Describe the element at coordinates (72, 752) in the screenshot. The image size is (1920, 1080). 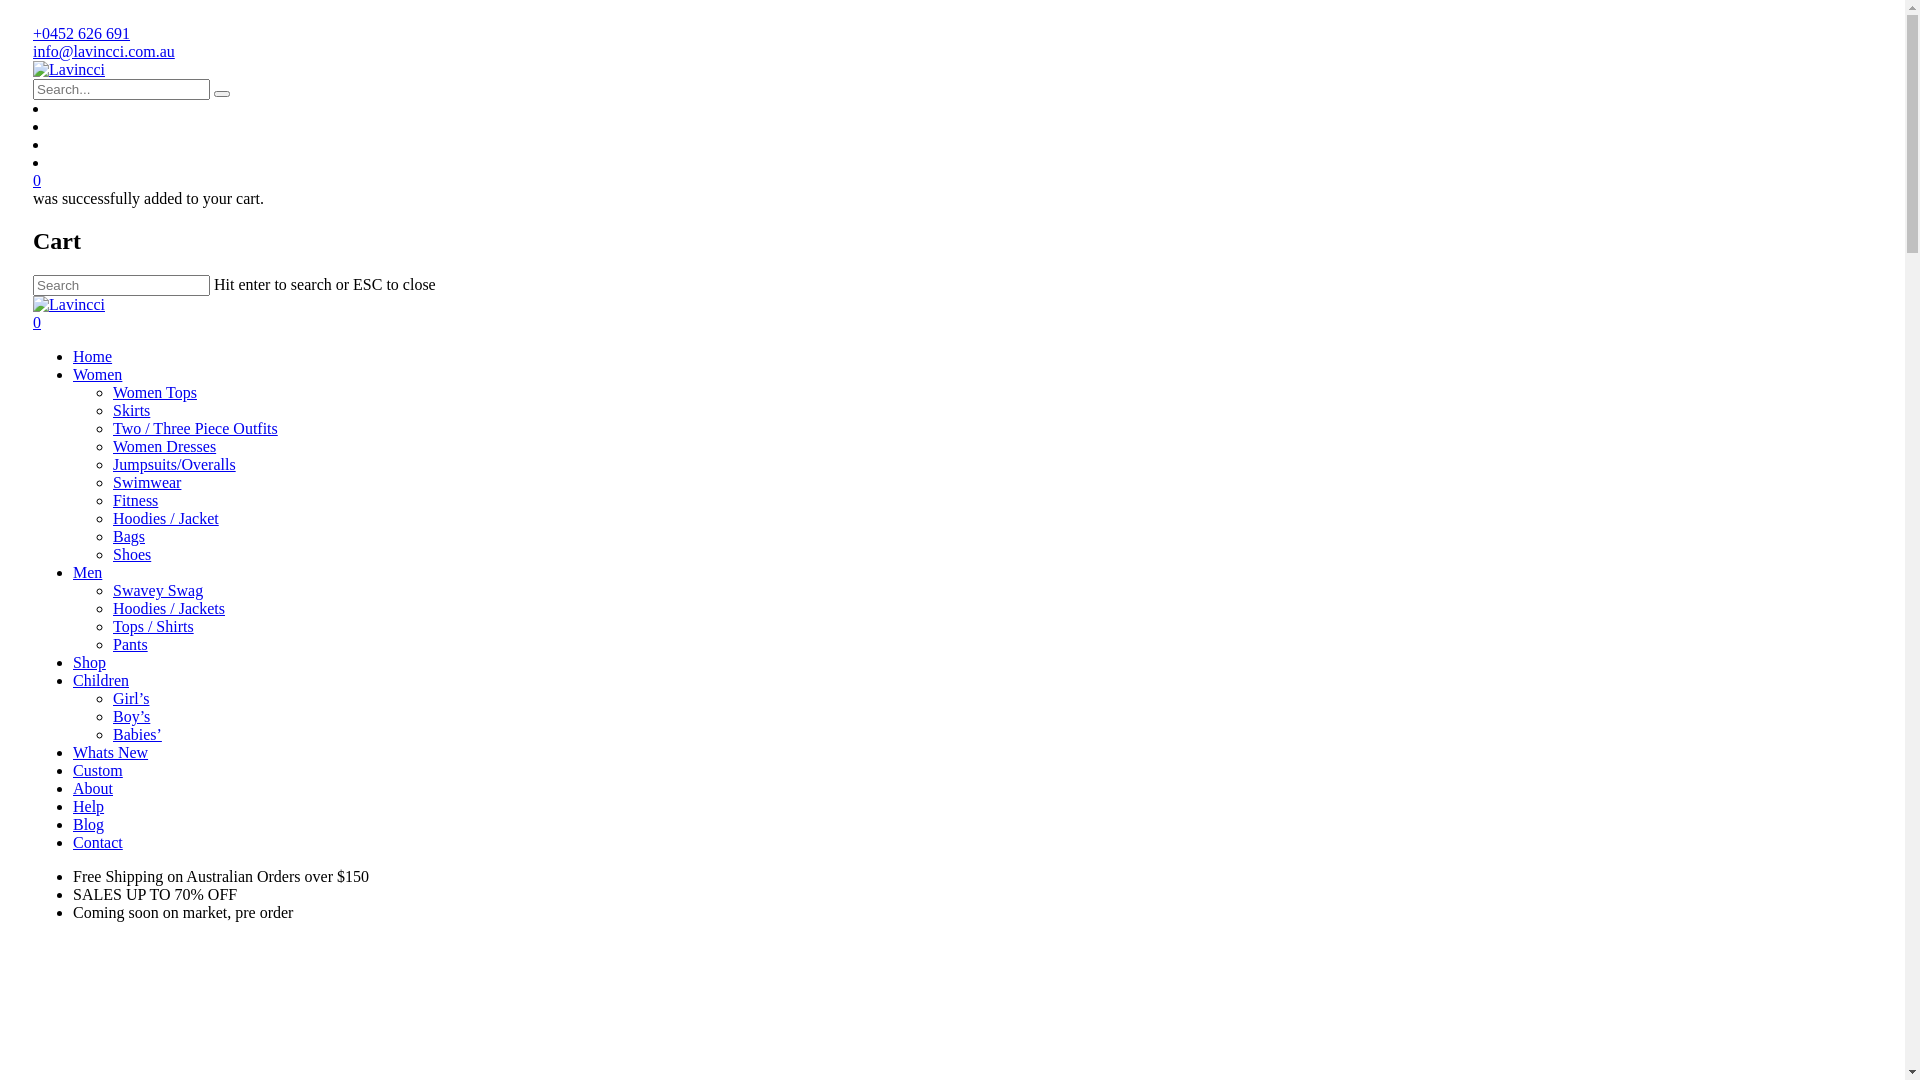
I see `'Whats New'` at that location.